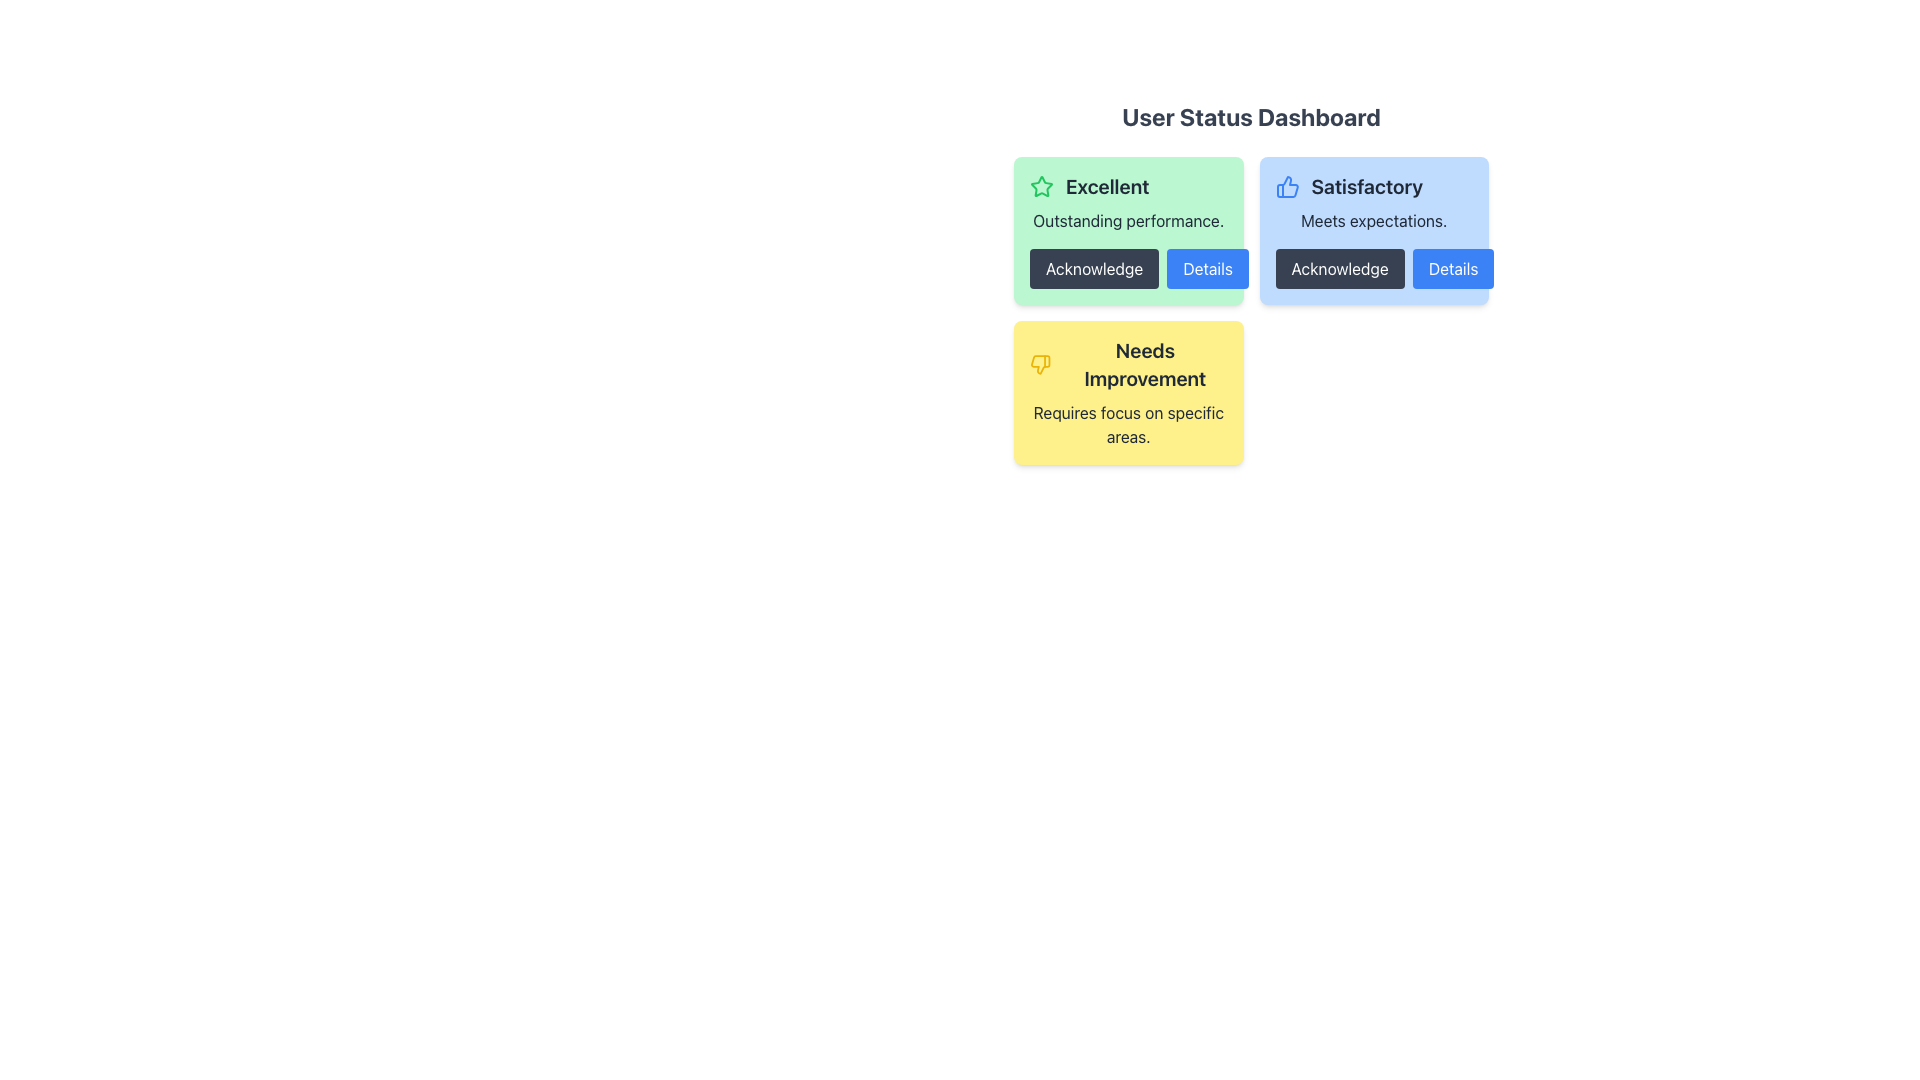  What do you see at coordinates (1093, 268) in the screenshot?
I see `the first button in the bottom section of the green card labeled 'Excellent' on the User Status Dashboard` at bounding box center [1093, 268].